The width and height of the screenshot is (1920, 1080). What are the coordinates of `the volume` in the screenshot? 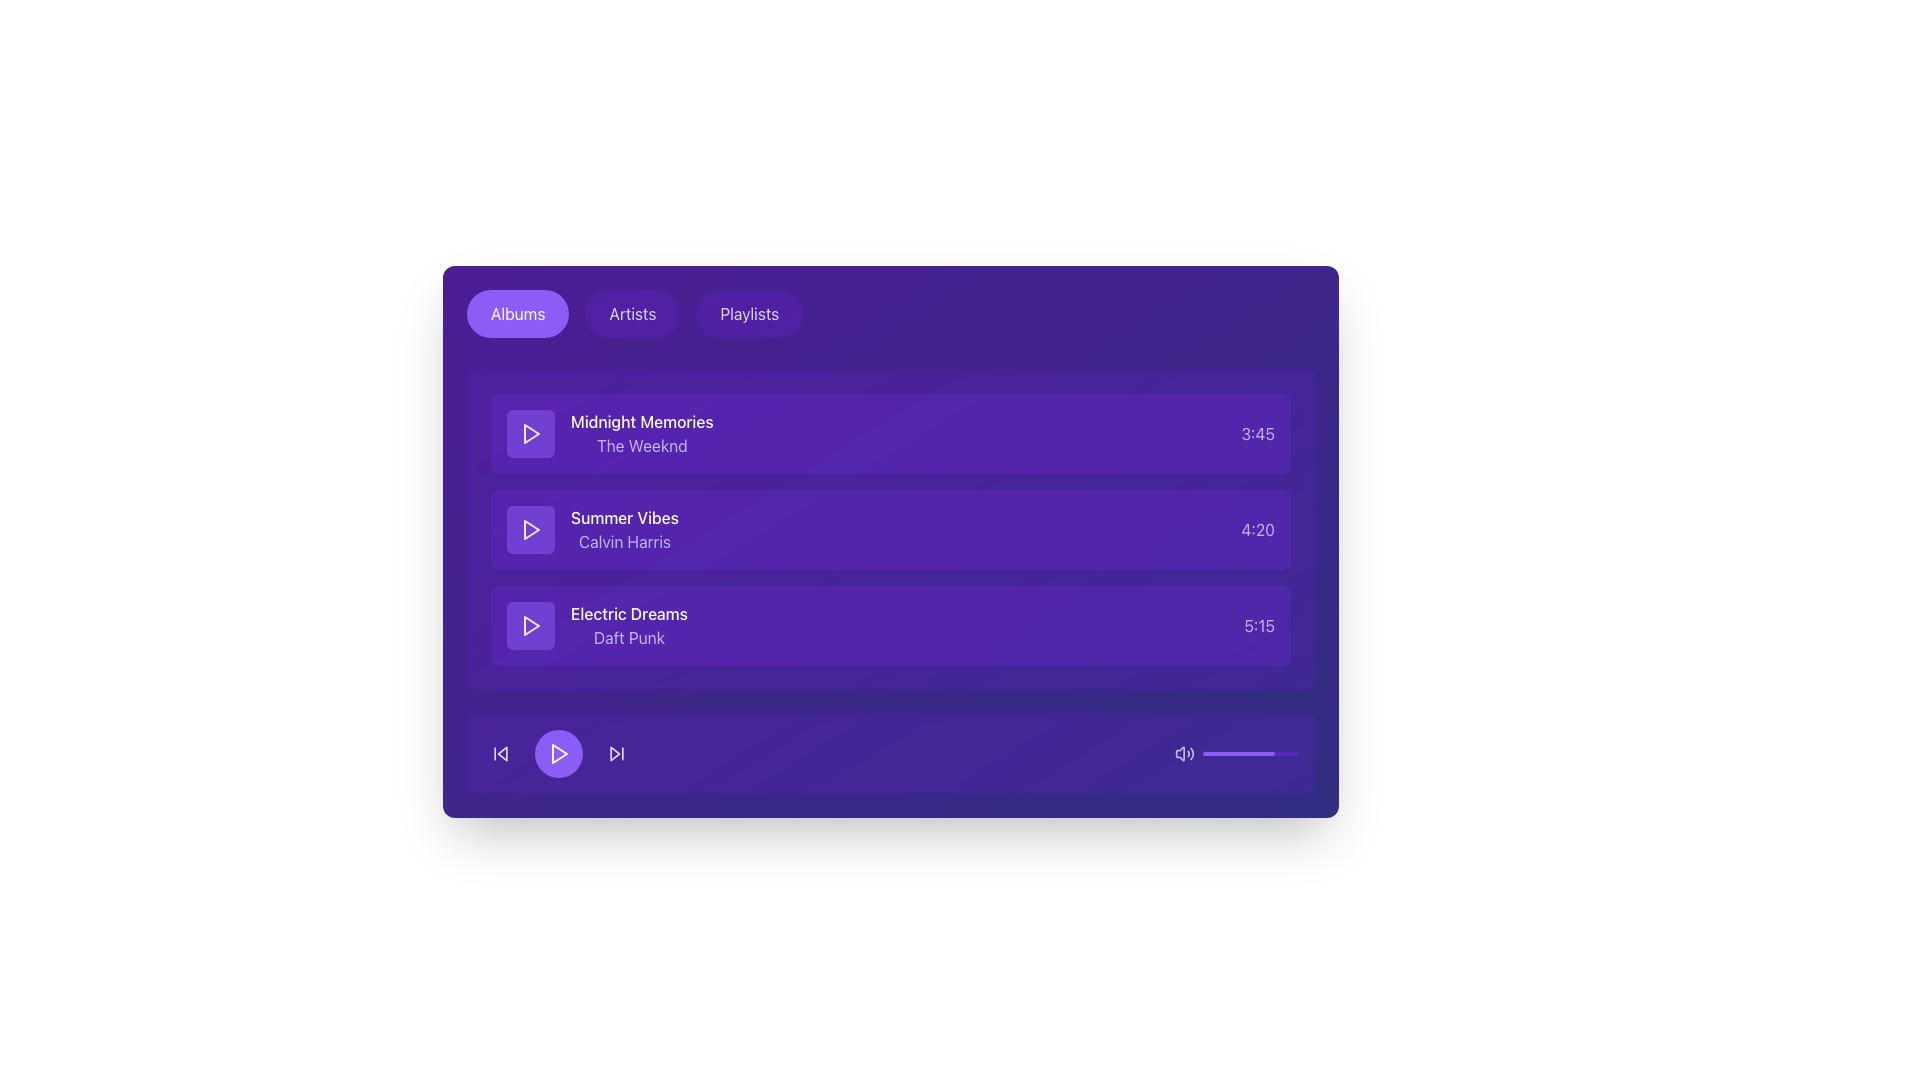 It's located at (1291, 753).